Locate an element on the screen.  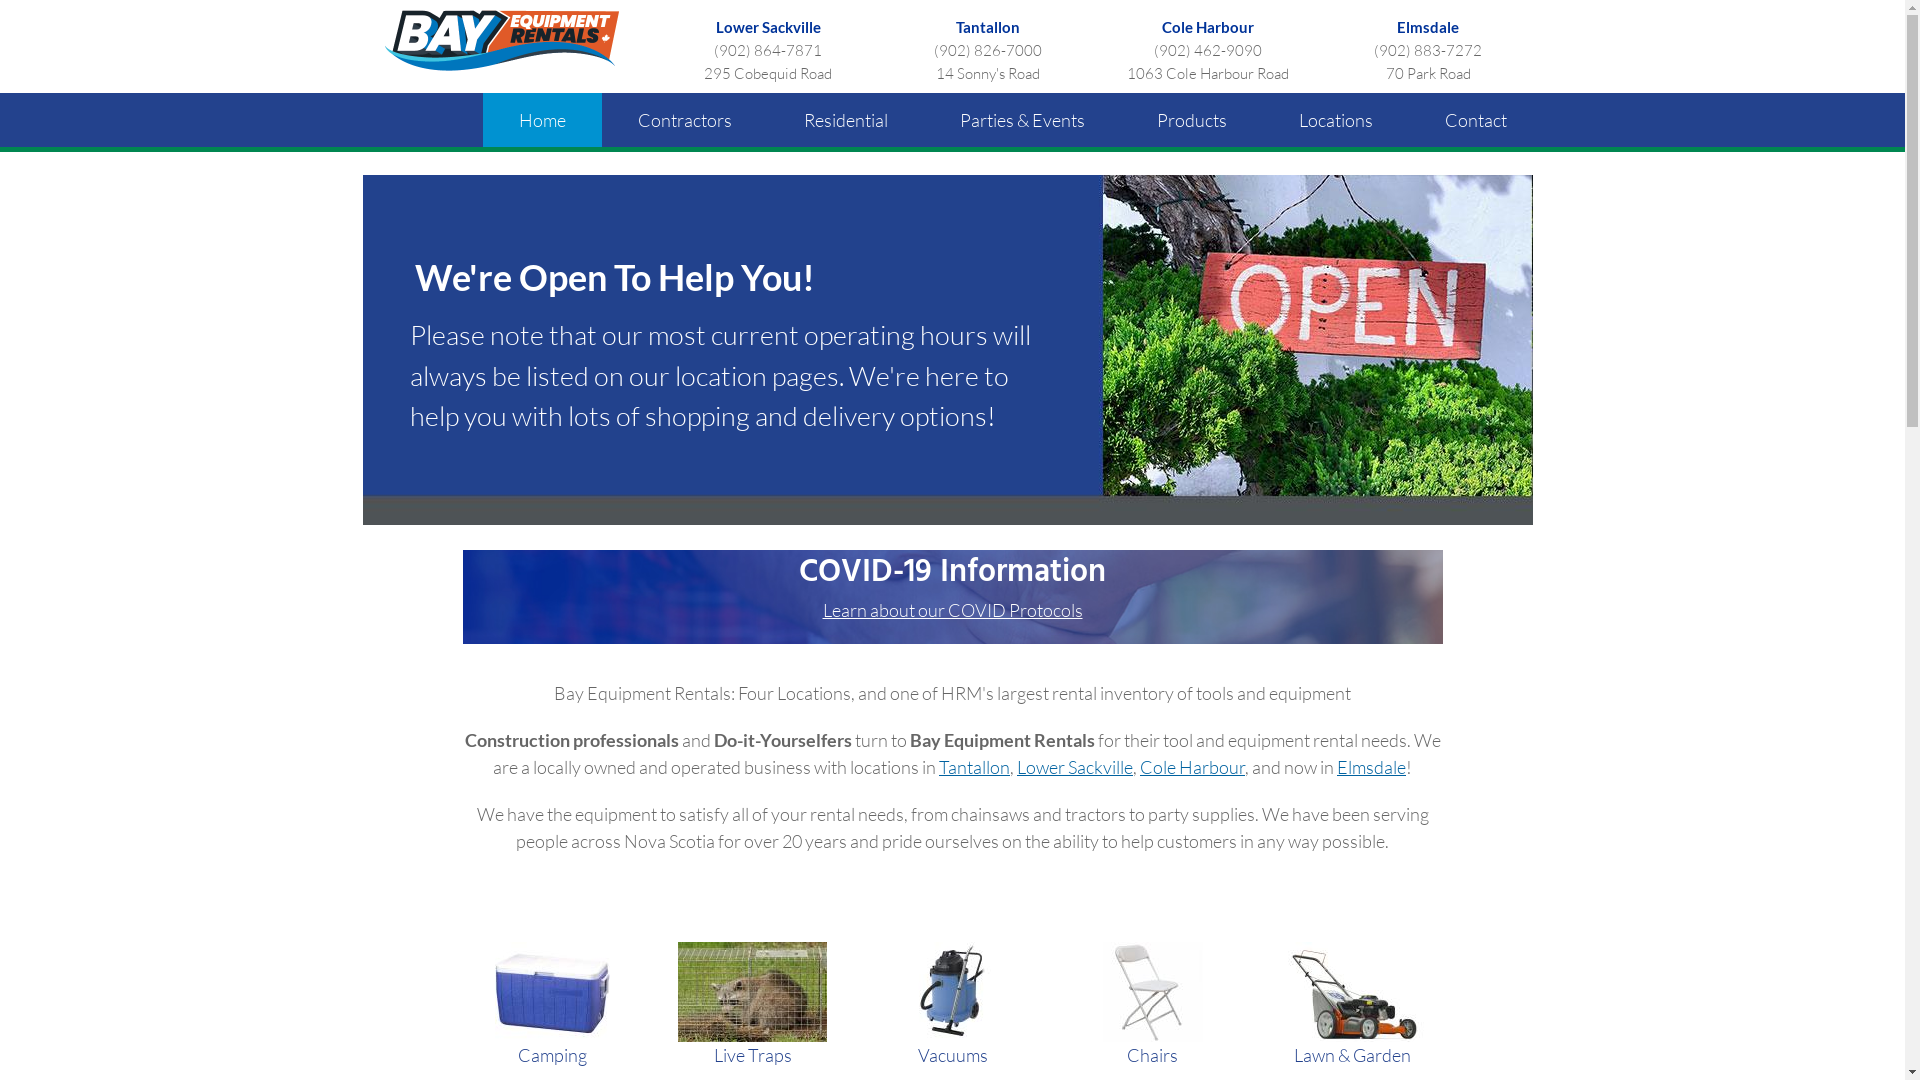
'Residential' is located at coordinates (845, 119).